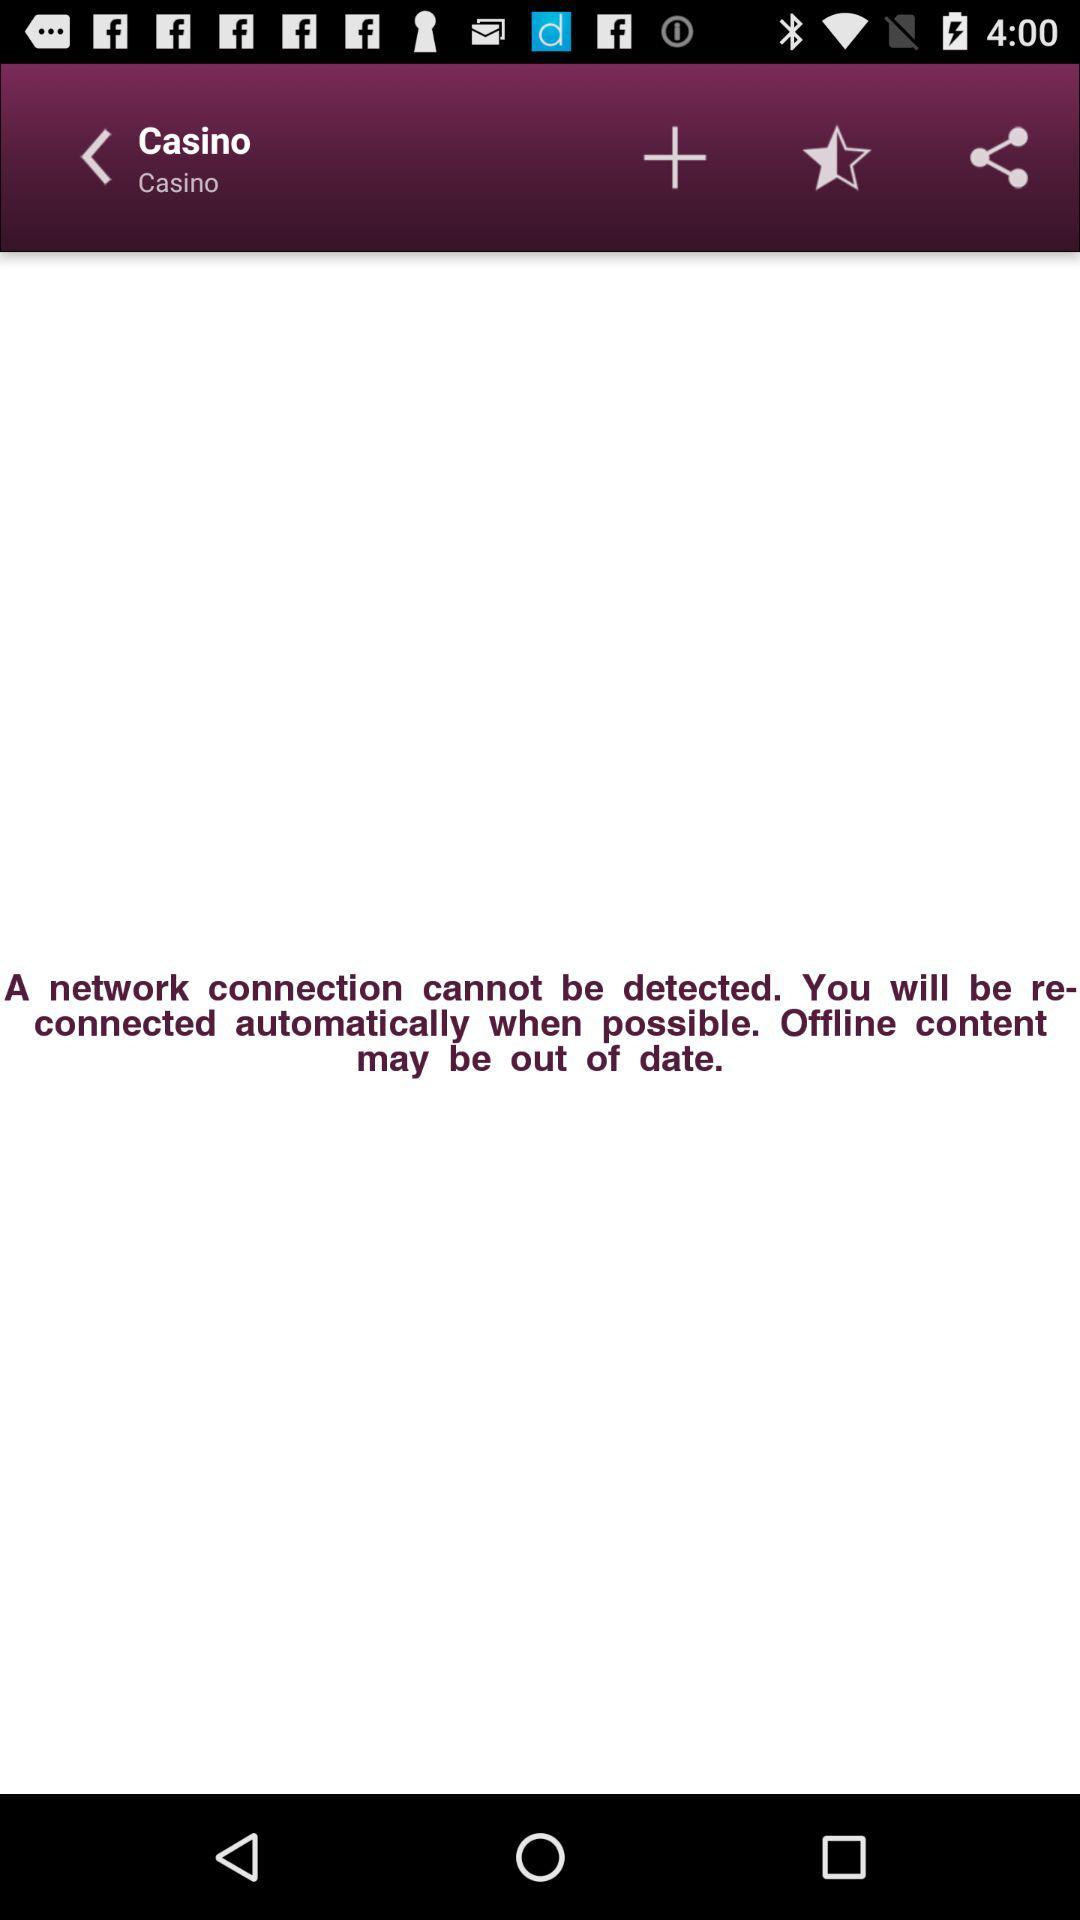  I want to click on star option, so click(837, 156).